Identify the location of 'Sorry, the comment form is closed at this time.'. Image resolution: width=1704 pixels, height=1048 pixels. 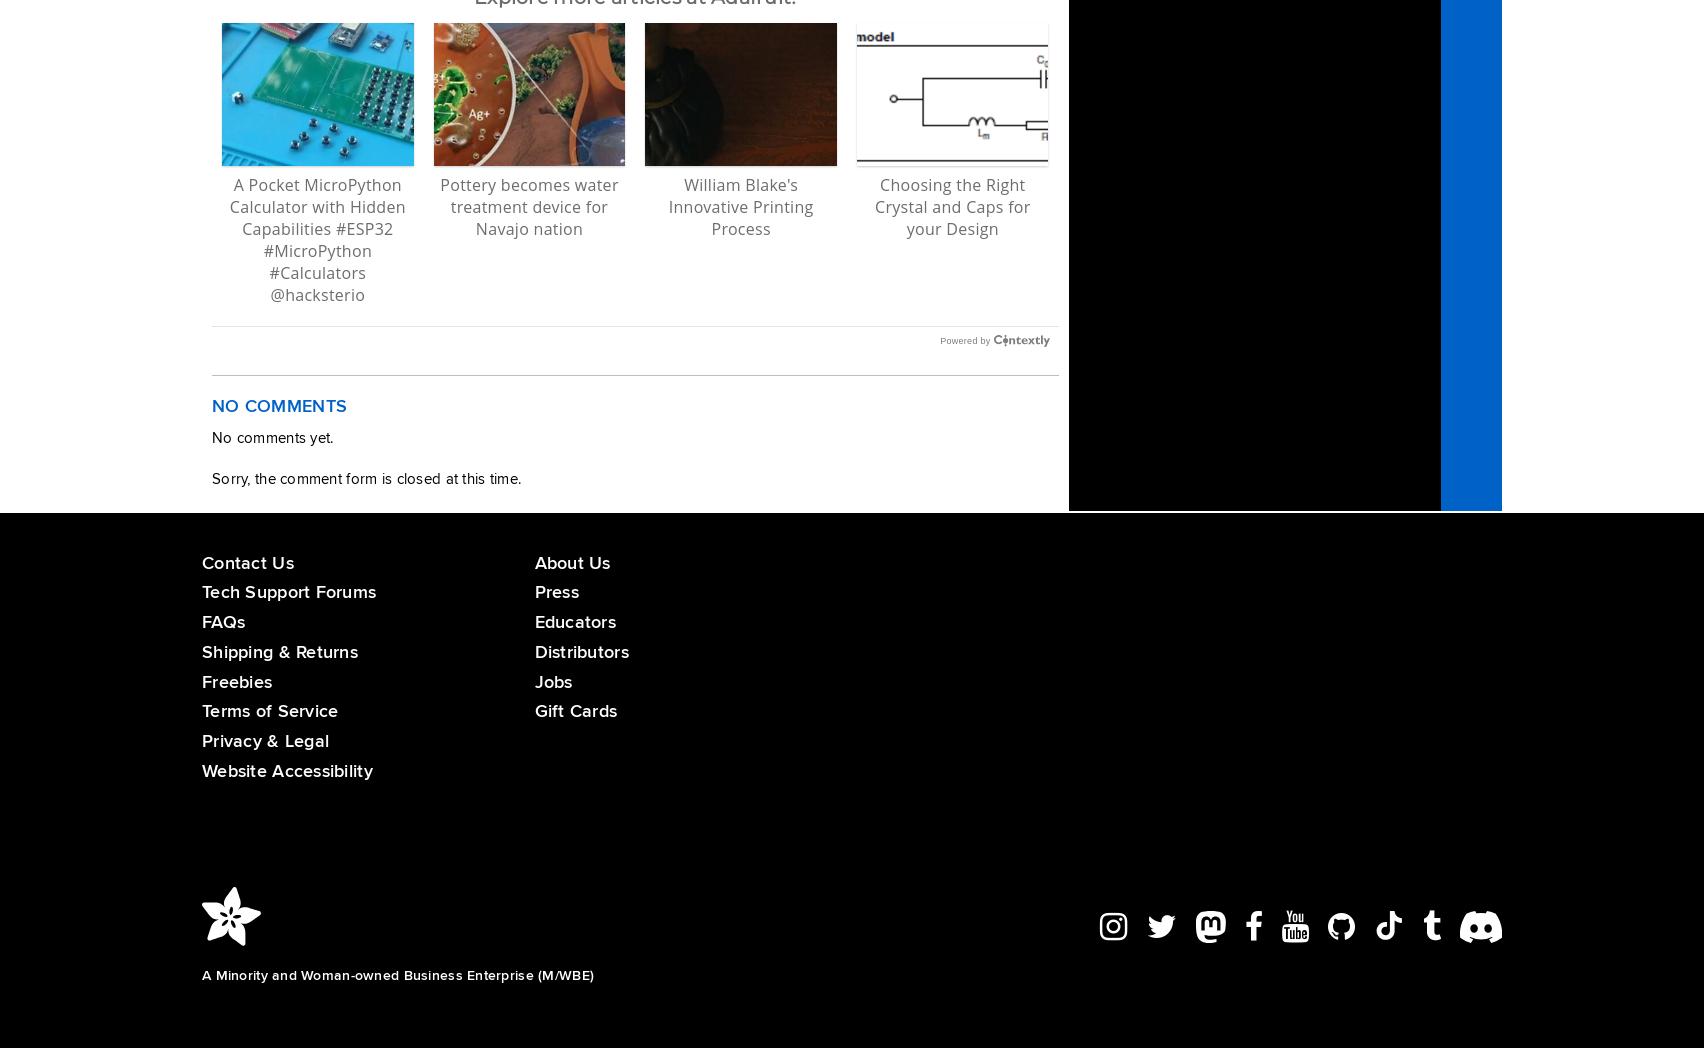
(211, 477).